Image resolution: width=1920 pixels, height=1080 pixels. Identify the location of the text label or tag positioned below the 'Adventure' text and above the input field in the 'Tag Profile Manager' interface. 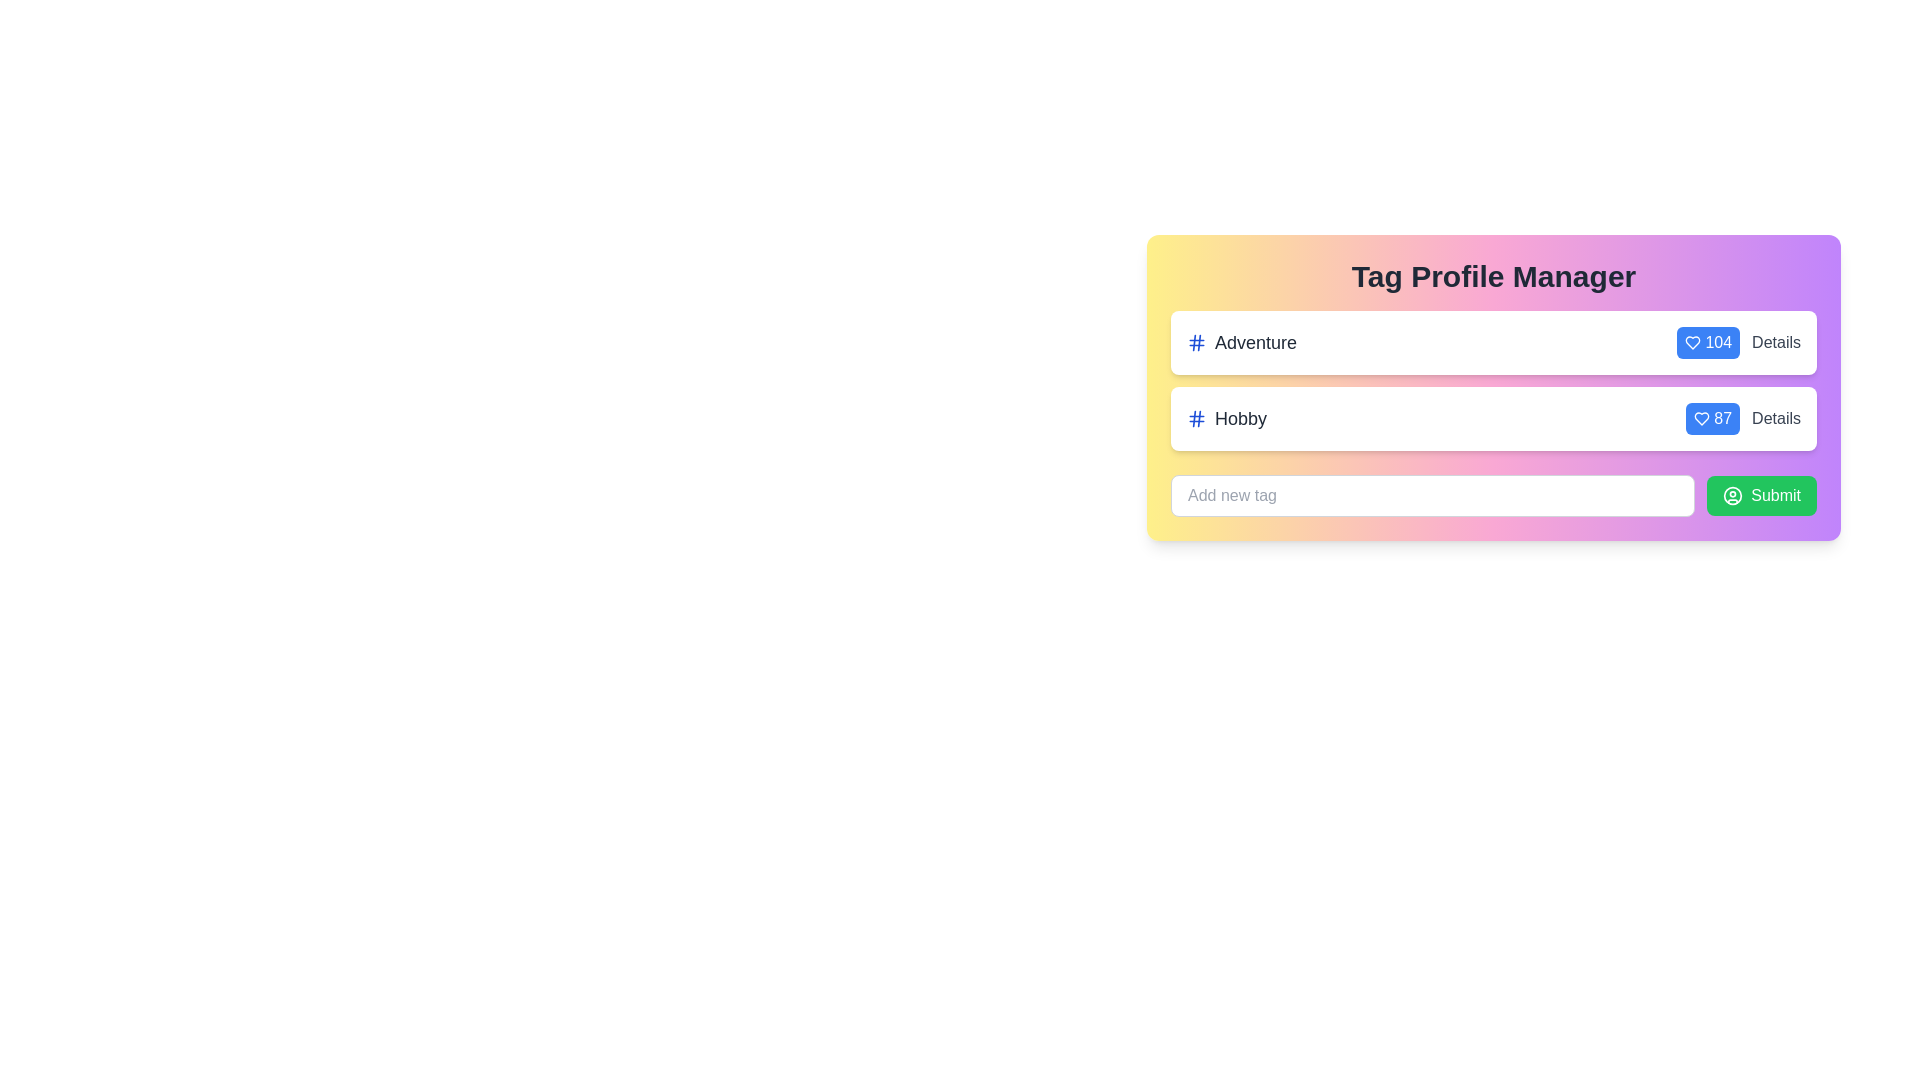
(1240, 418).